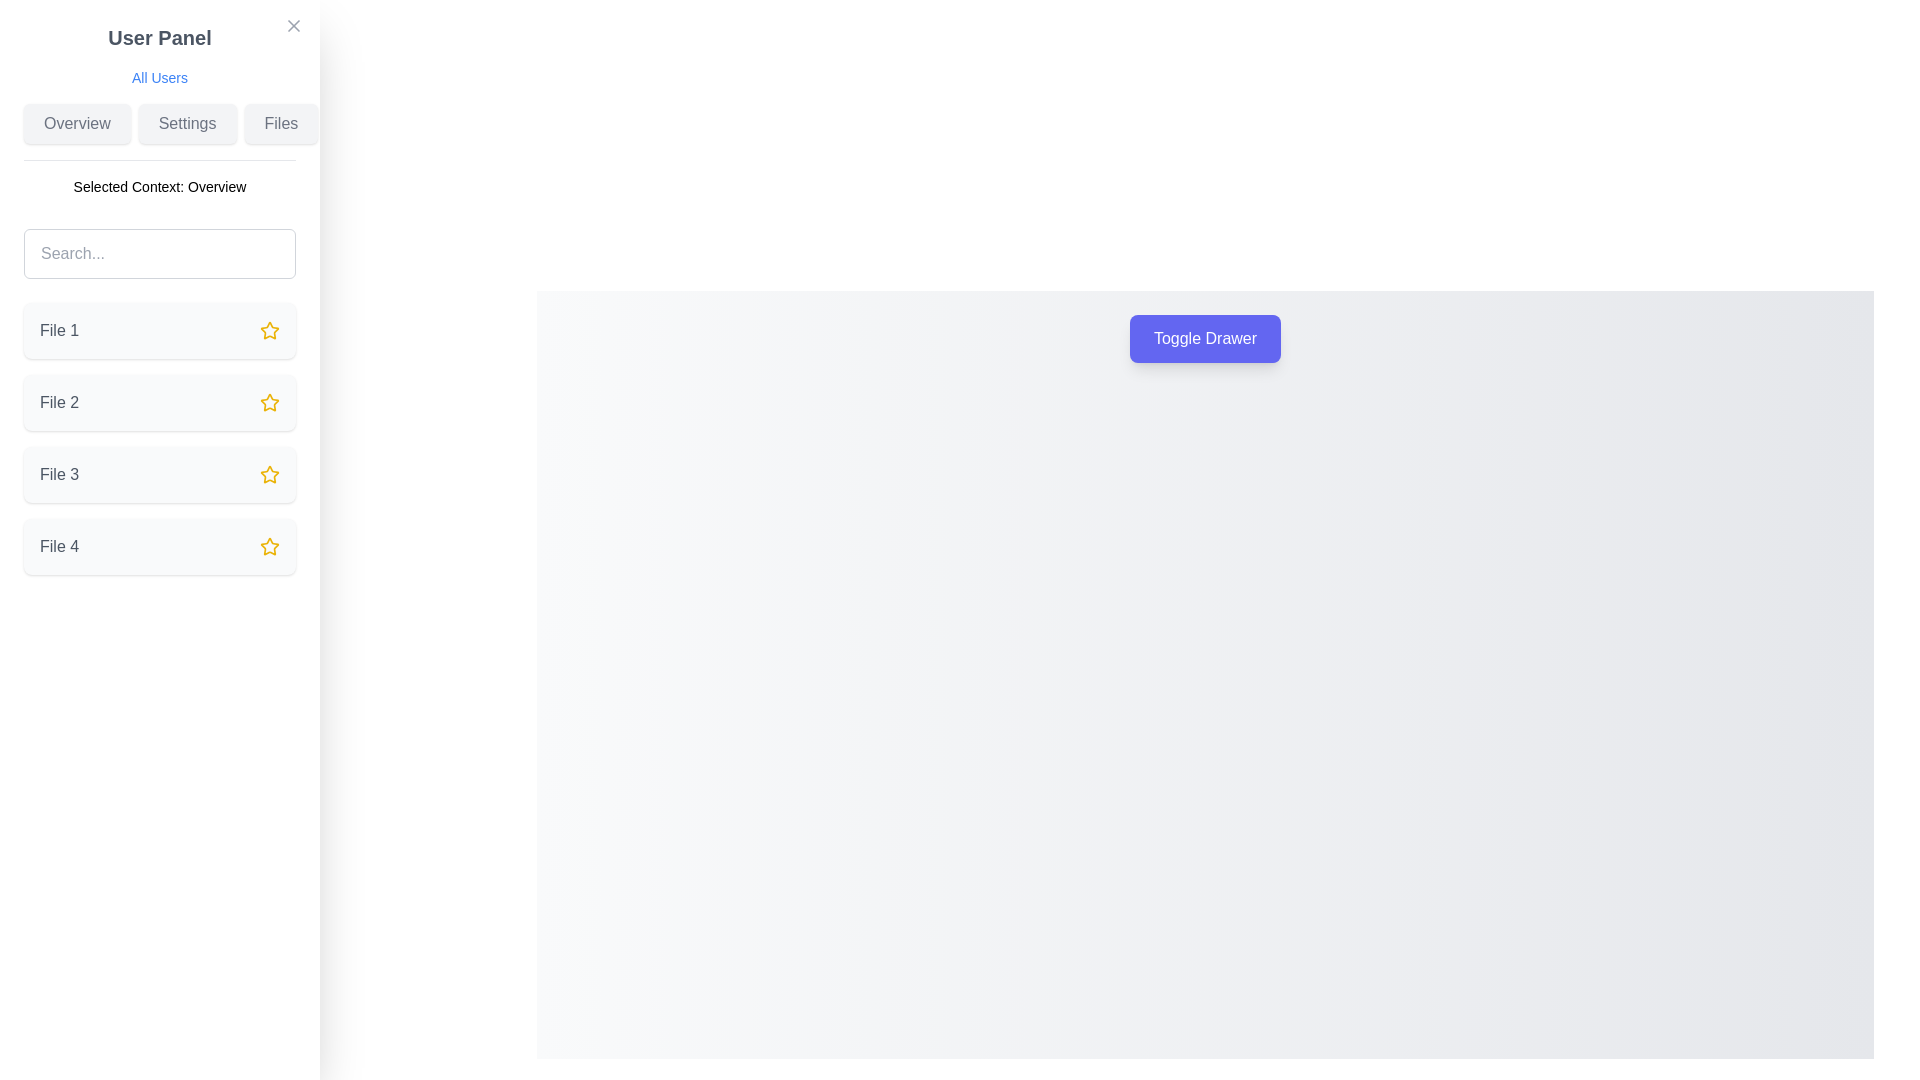 The width and height of the screenshot is (1920, 1080). I want to click on the button that toggles the visibility of the drawer component for keyboard interactions, so click(1204, 338).